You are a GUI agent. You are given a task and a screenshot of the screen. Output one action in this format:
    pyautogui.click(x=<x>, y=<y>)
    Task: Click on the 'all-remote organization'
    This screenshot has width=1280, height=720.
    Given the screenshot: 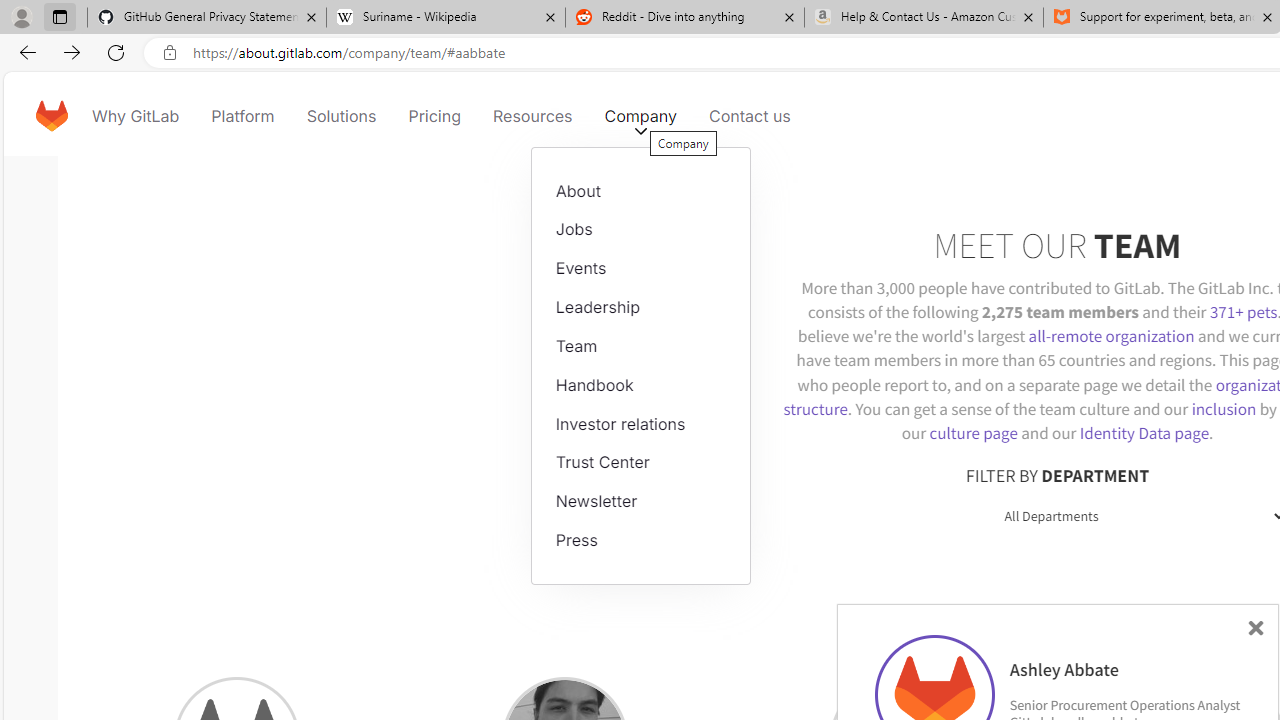 What is the action you would take?
    pyautogui.click(x=1110, y=335)
    